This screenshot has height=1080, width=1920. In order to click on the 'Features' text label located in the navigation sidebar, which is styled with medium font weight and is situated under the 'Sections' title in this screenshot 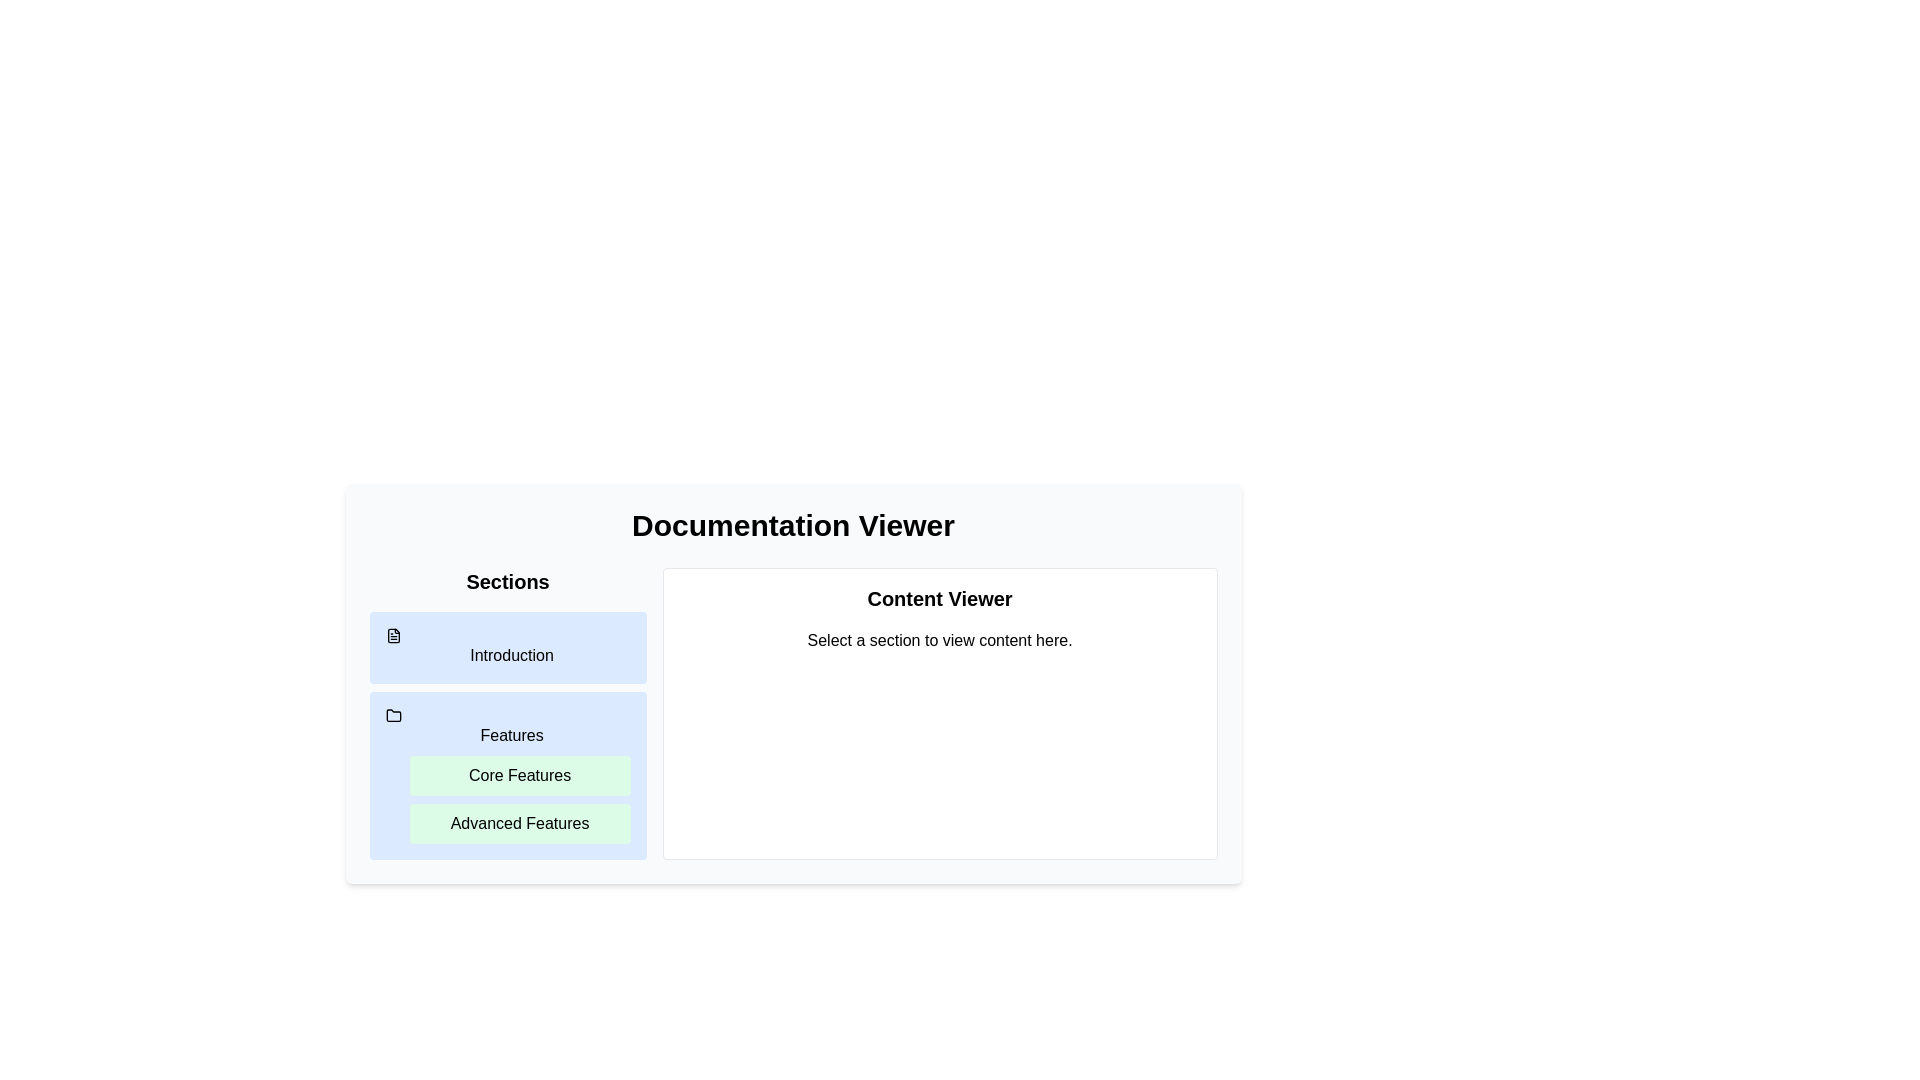, I will do `click(512, 735)`.